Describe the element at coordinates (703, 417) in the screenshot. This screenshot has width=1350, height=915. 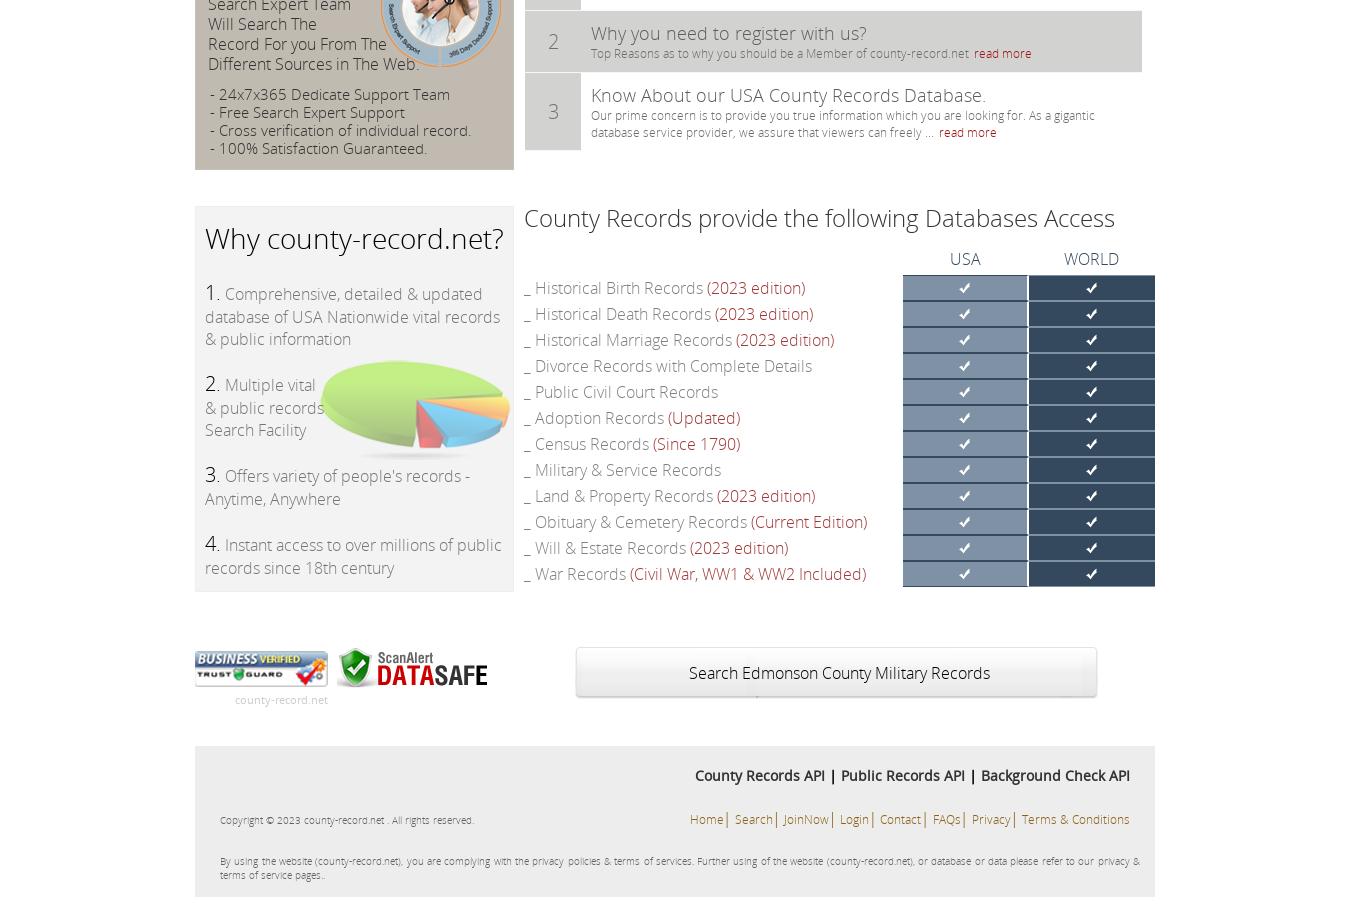
I see `'(Updated)'` at that location.